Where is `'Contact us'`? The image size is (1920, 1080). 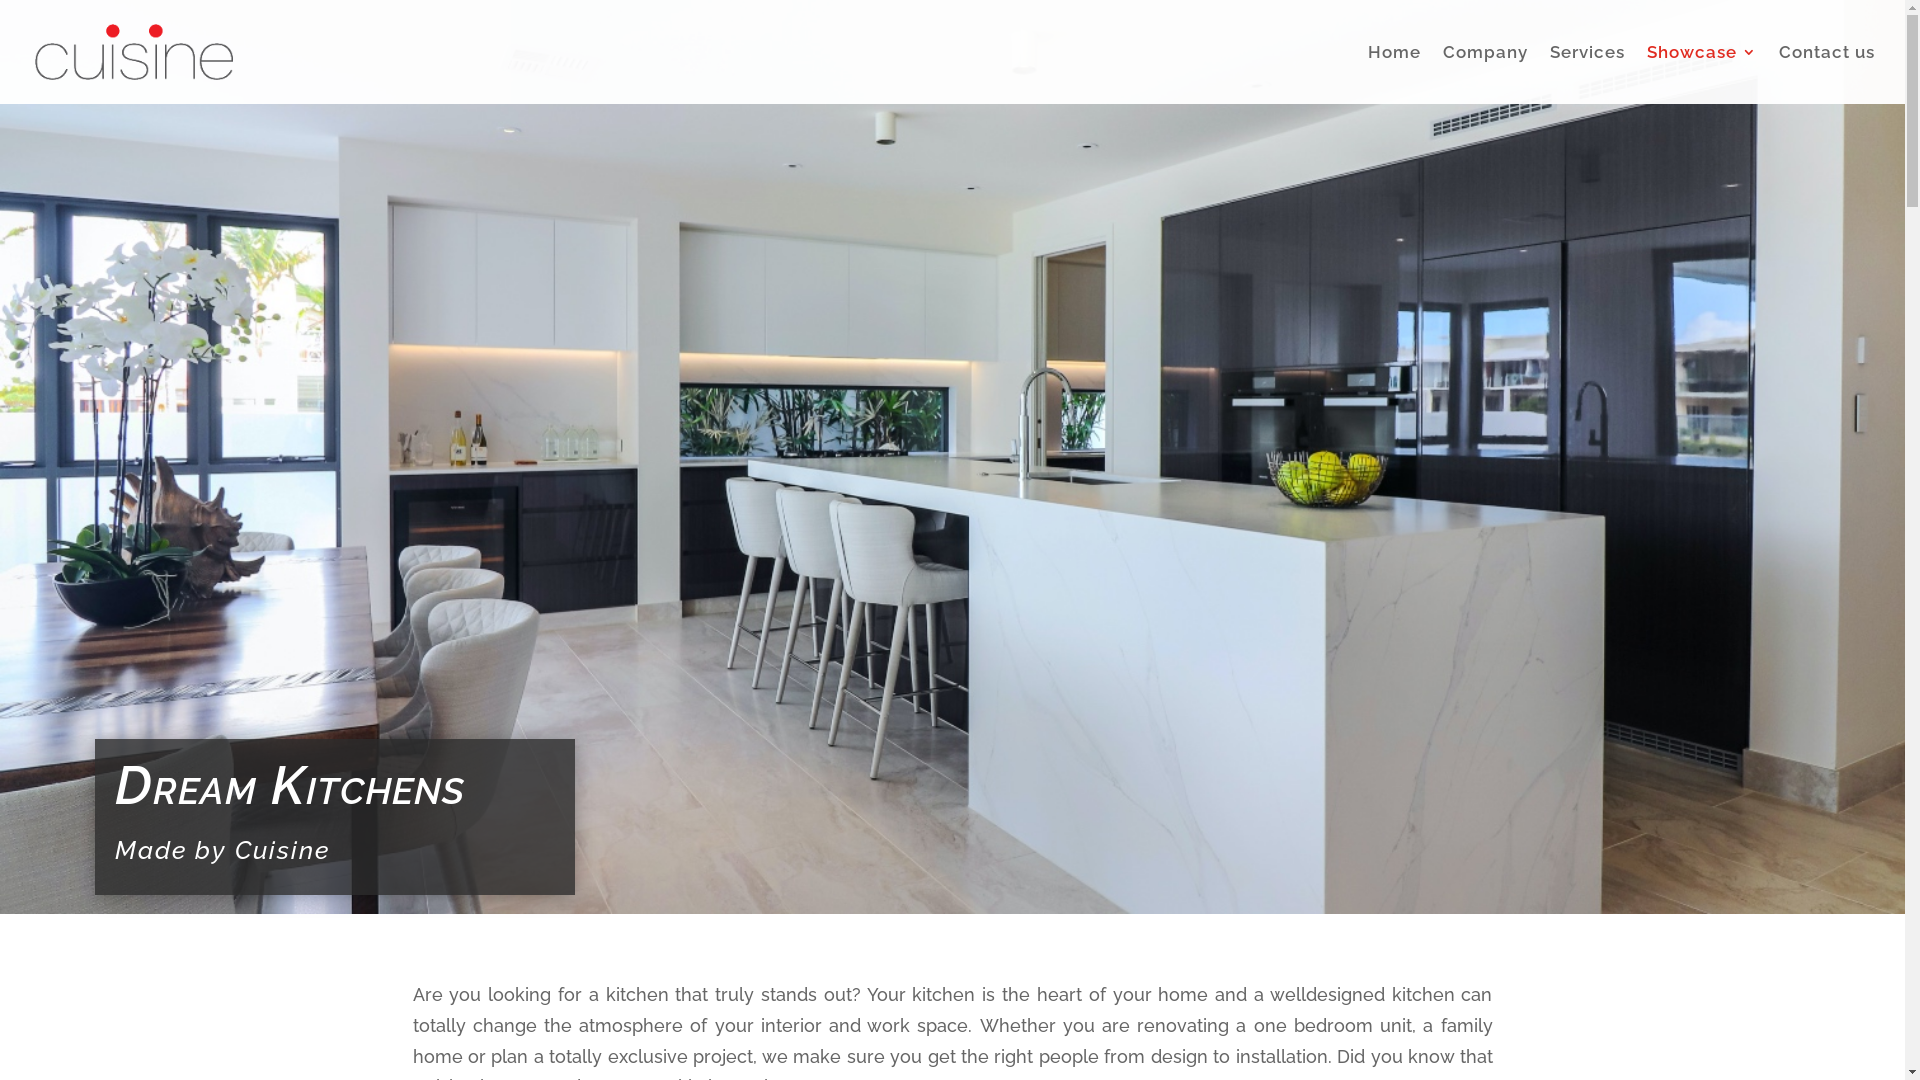
'Contact us' is located at coordinates (1827, 73).